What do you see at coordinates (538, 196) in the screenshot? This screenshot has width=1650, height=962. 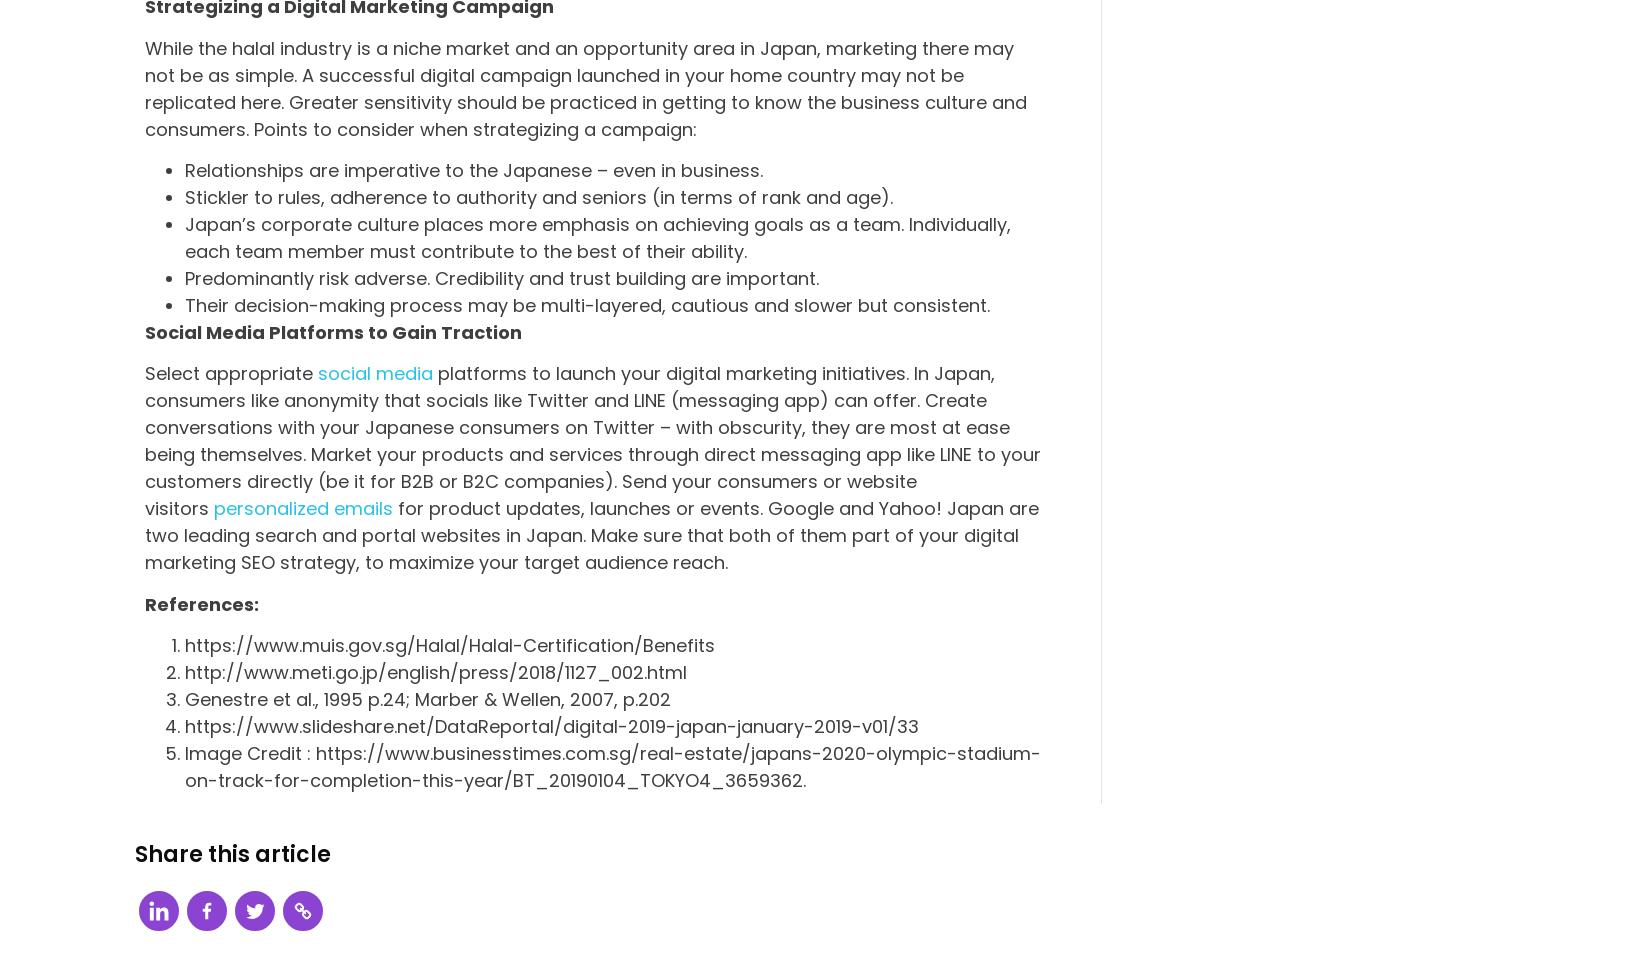 I see `'Stickler to rules, adherence to authority and seniors (in terms of rank and age).'` at bounding box center [538, 196].